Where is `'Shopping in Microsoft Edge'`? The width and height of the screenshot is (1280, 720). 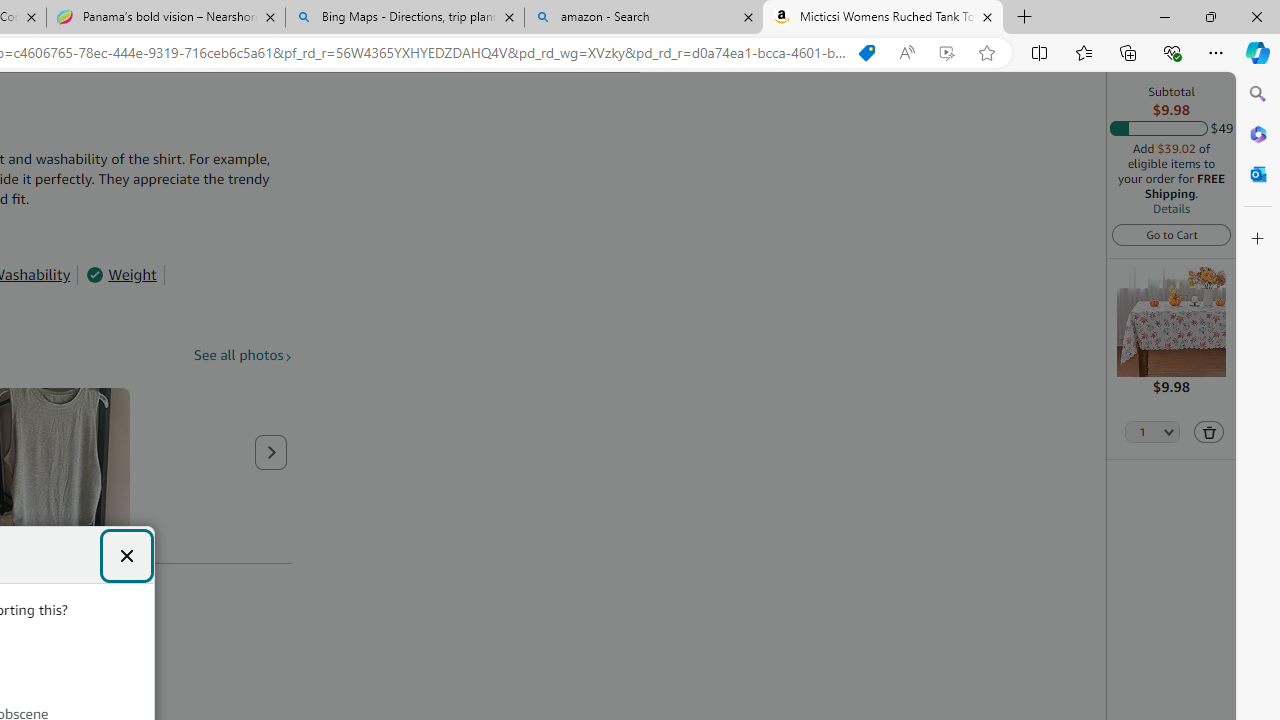 'Shopping in Microsoft Edge' is located at coordinates (867, 52).